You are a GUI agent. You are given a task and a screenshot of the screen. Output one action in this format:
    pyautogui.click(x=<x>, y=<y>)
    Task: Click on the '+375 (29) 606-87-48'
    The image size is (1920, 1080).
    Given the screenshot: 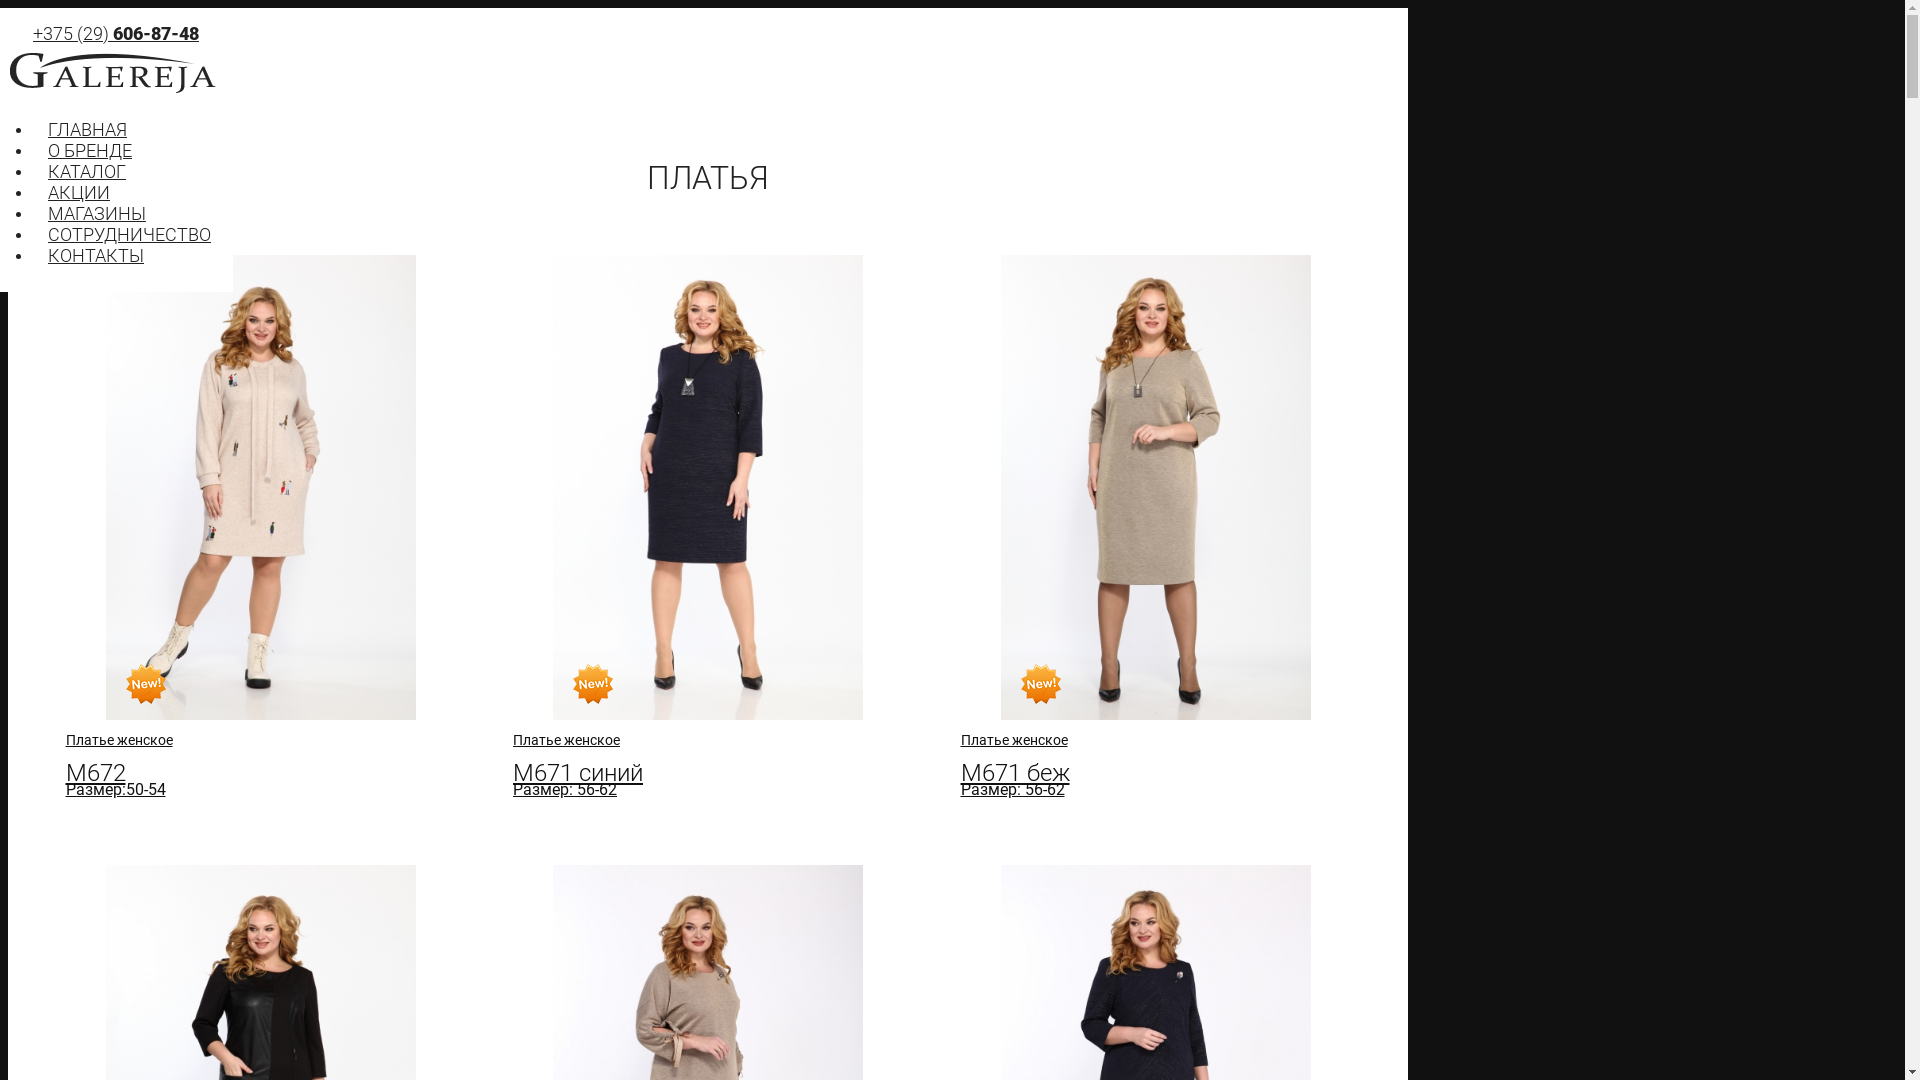 What is the action you would take?
    pyautogui.click(x=114, y=33)
    